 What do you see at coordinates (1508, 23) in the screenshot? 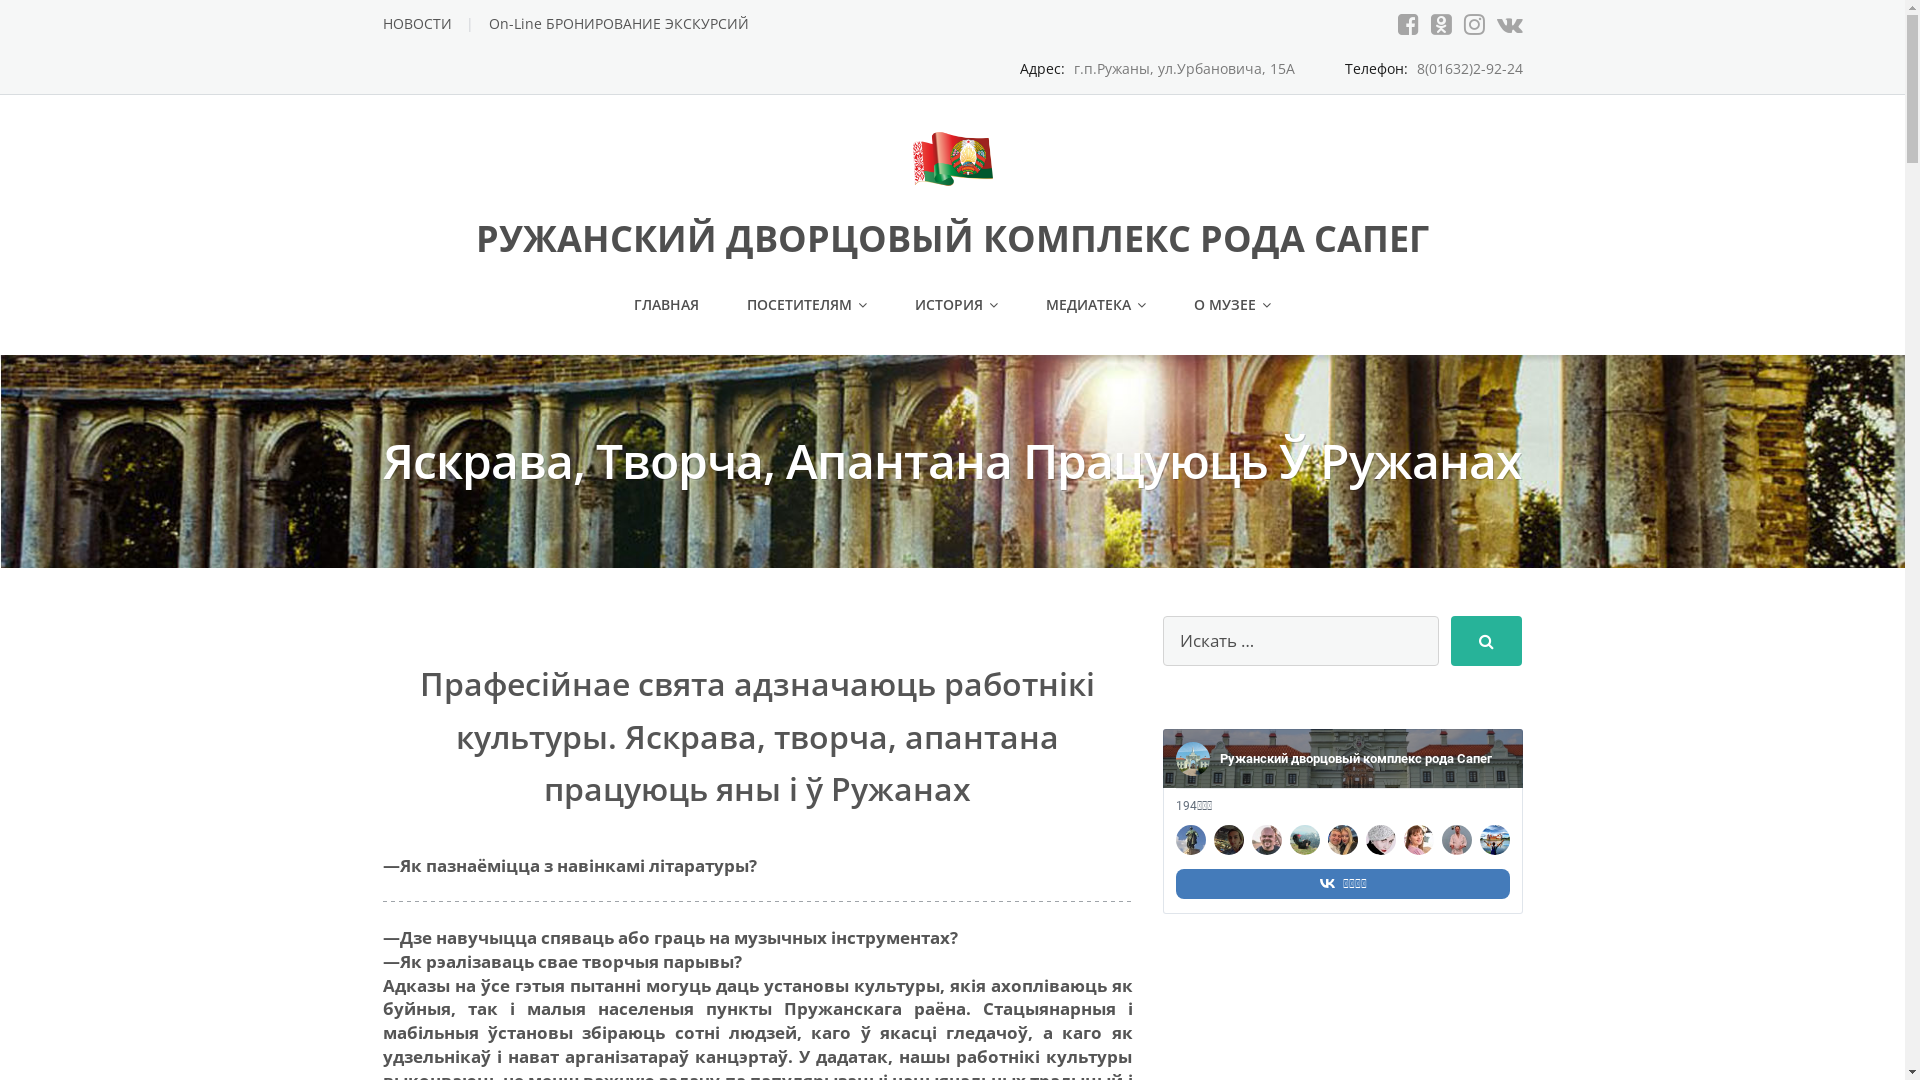
I see `'Vk'` at bounding box center [1508, 23].